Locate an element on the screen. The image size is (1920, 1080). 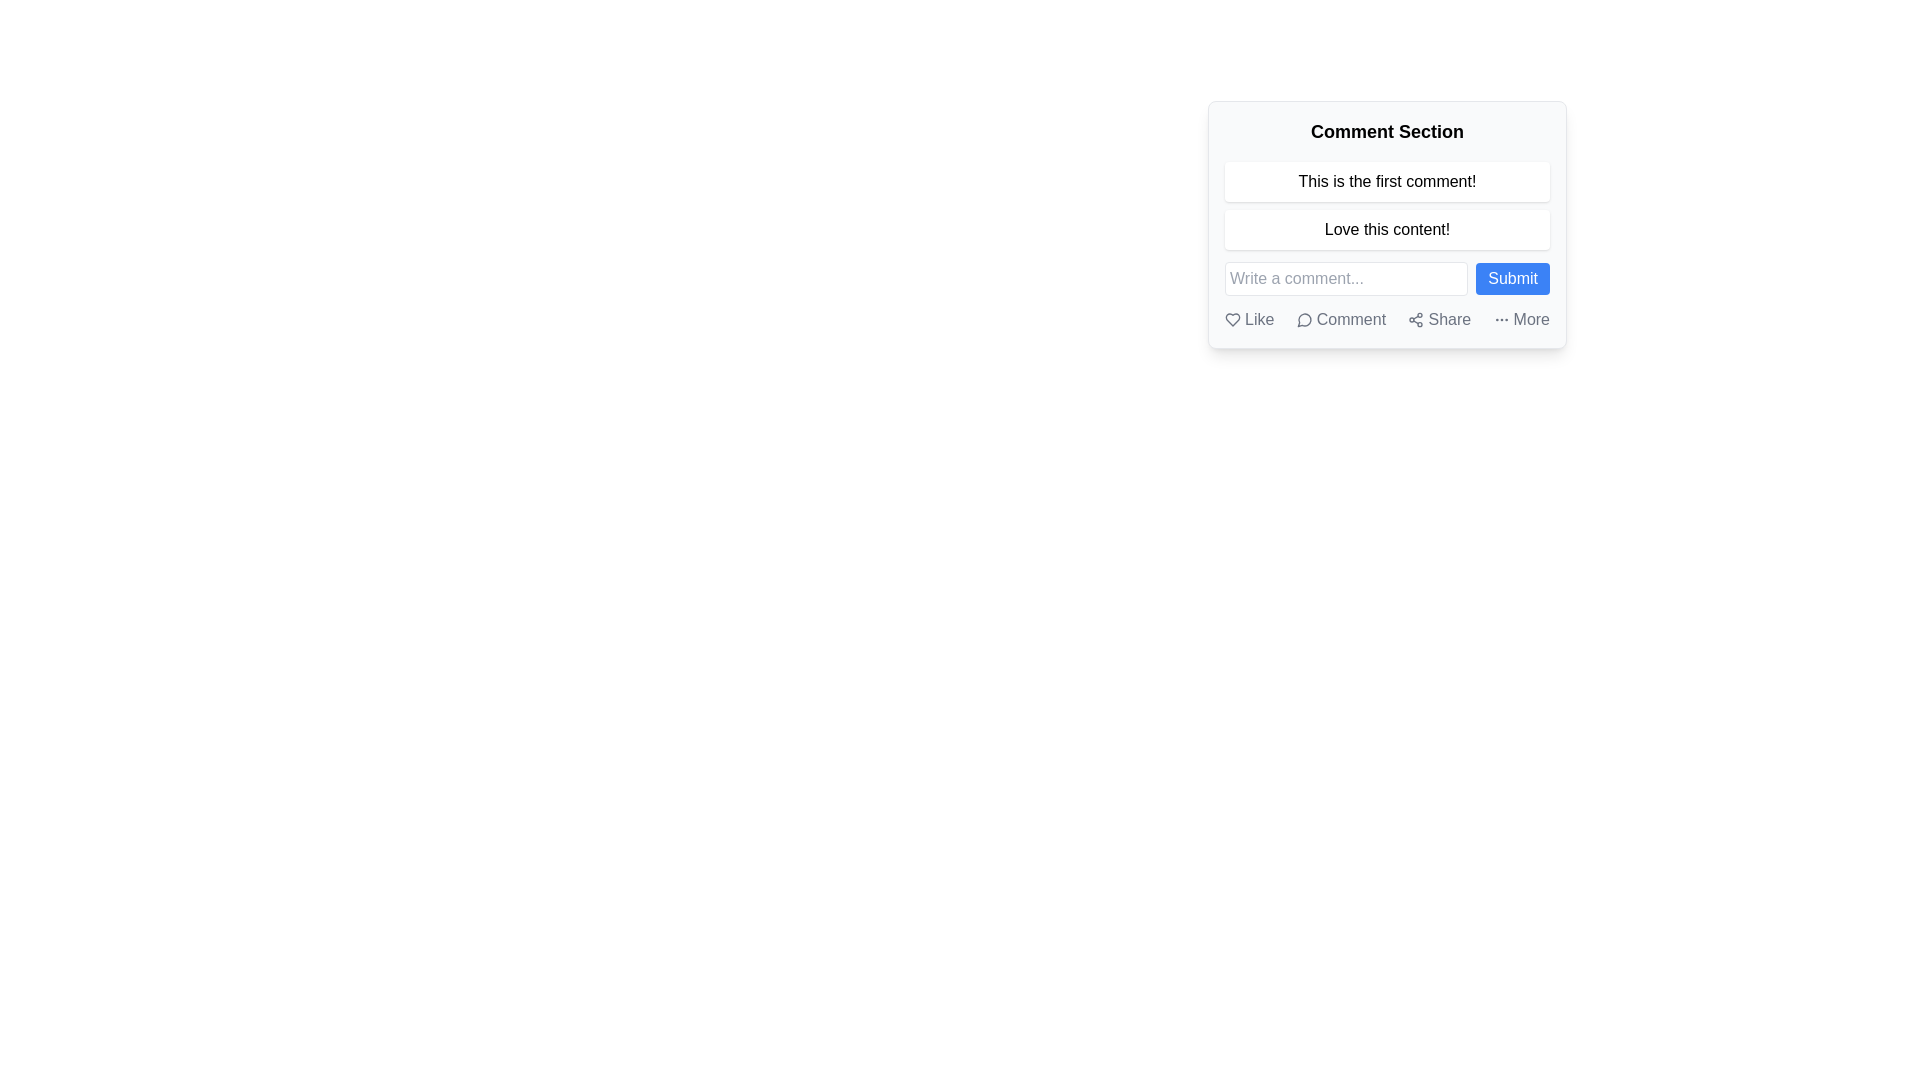
the Text Display Box that shows user comments, positioned directly below the first comment box is located at coordinates (1386, 229).